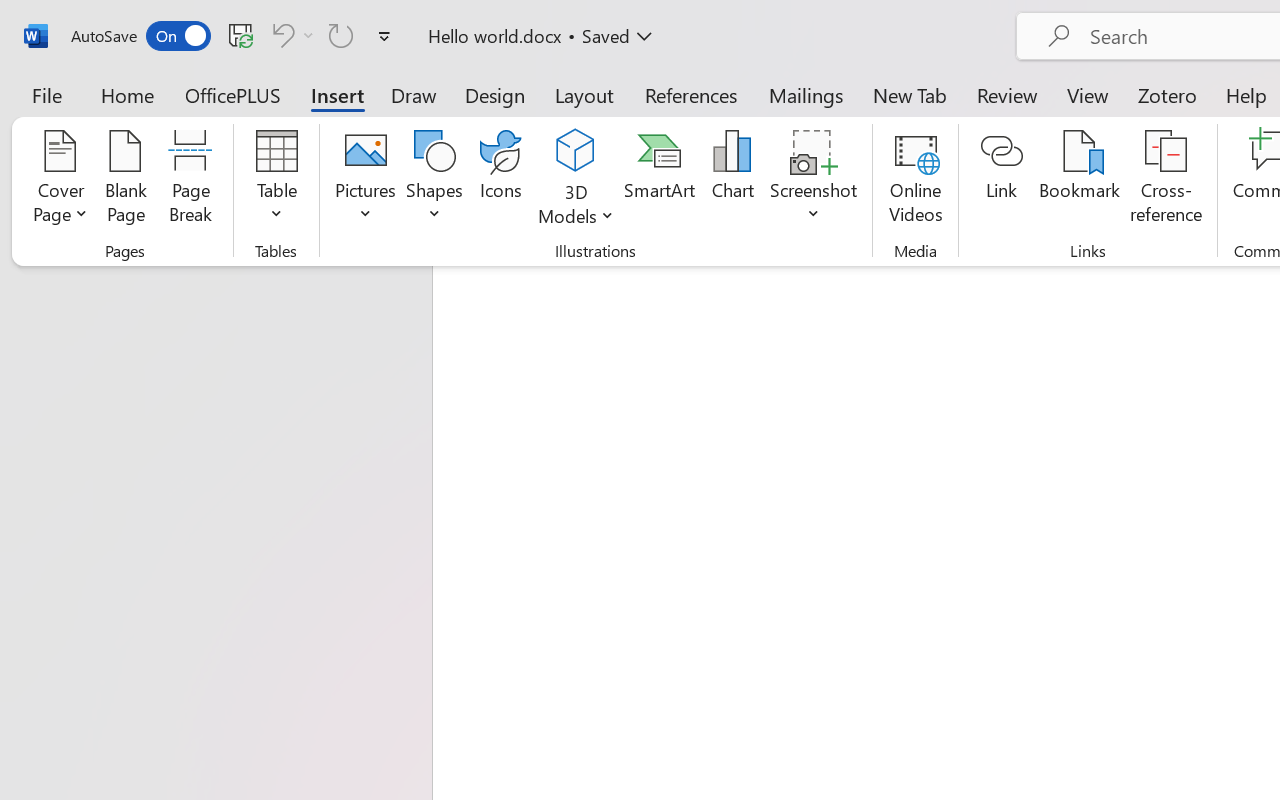 The width and height of the screenshot is (1280, 800). What do you see at coordinates (1007, 94) in the screenshot?
I see `'Review'` at bounding box center [1007, 94].